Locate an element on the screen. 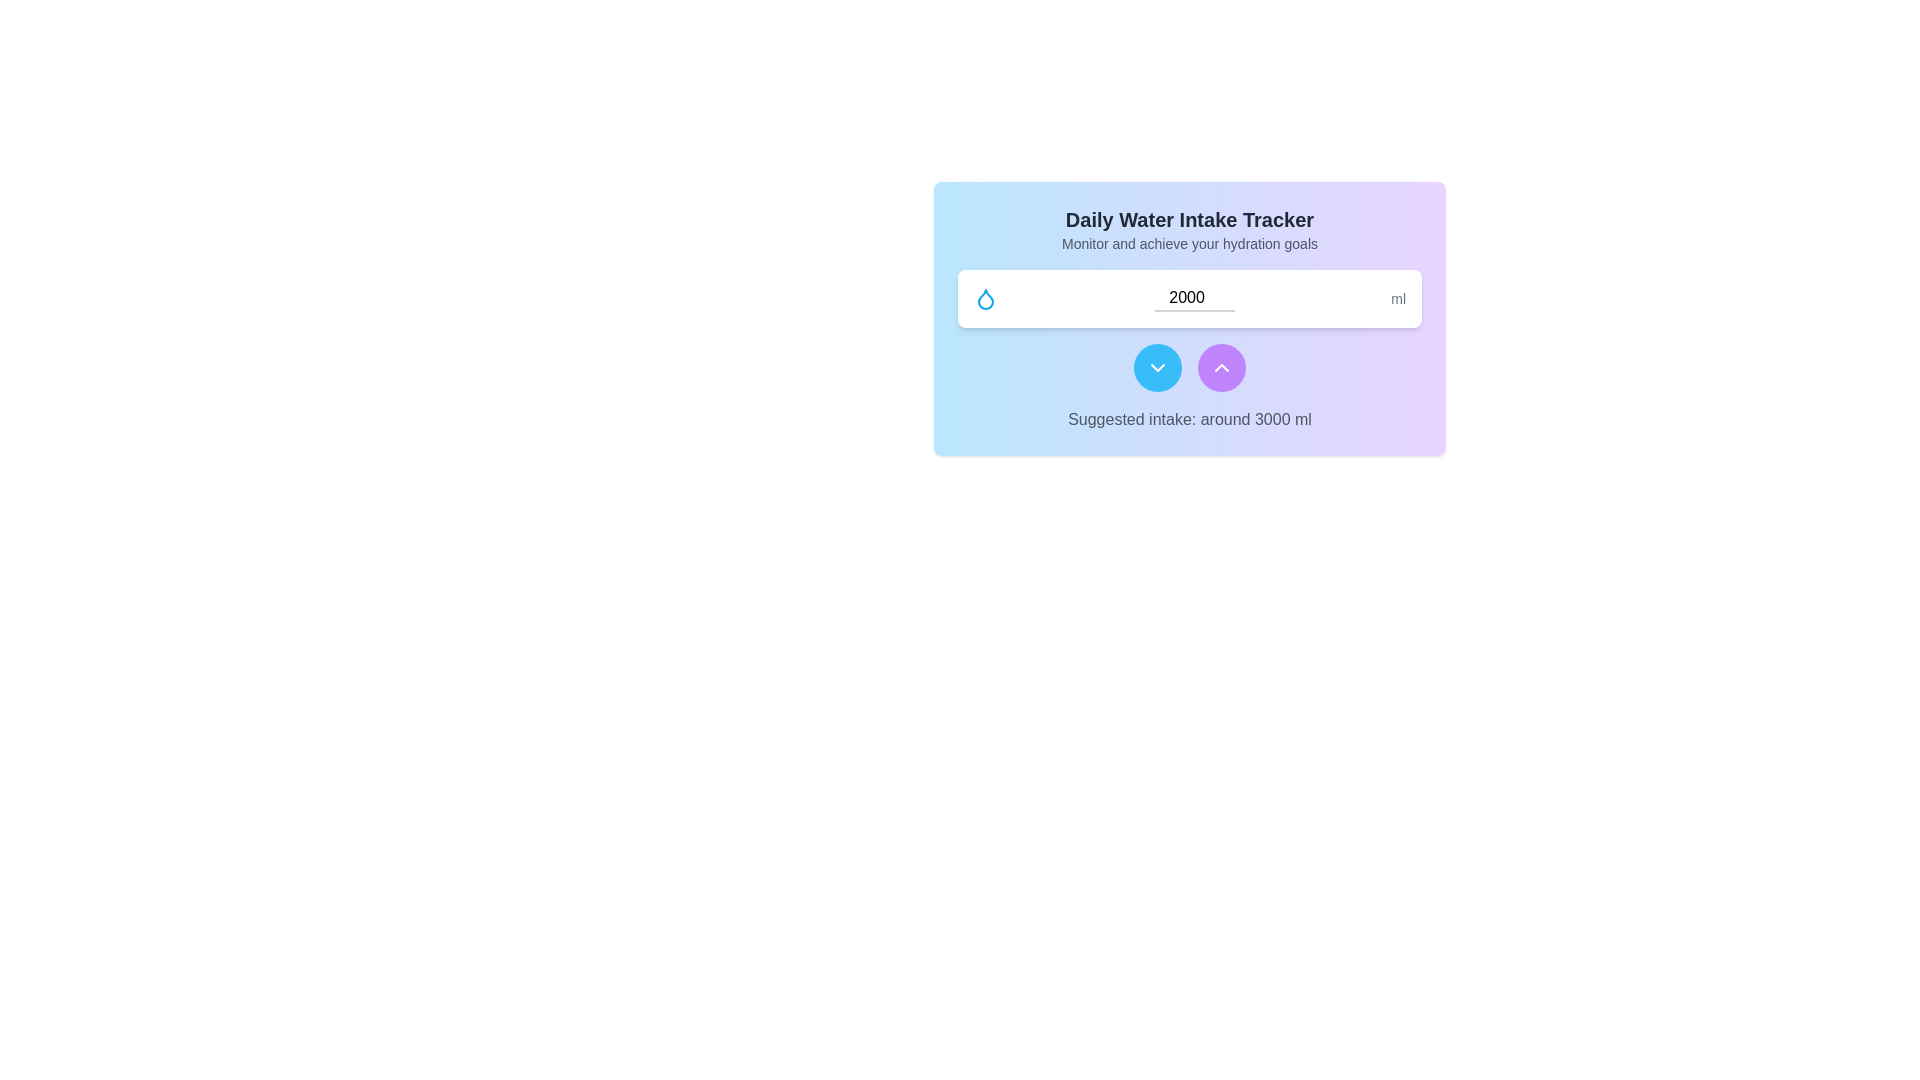  the static text label providing supplementary information beneath the 'Daily Water Intake Tracker' heading is located at coordinates (1190, 242).